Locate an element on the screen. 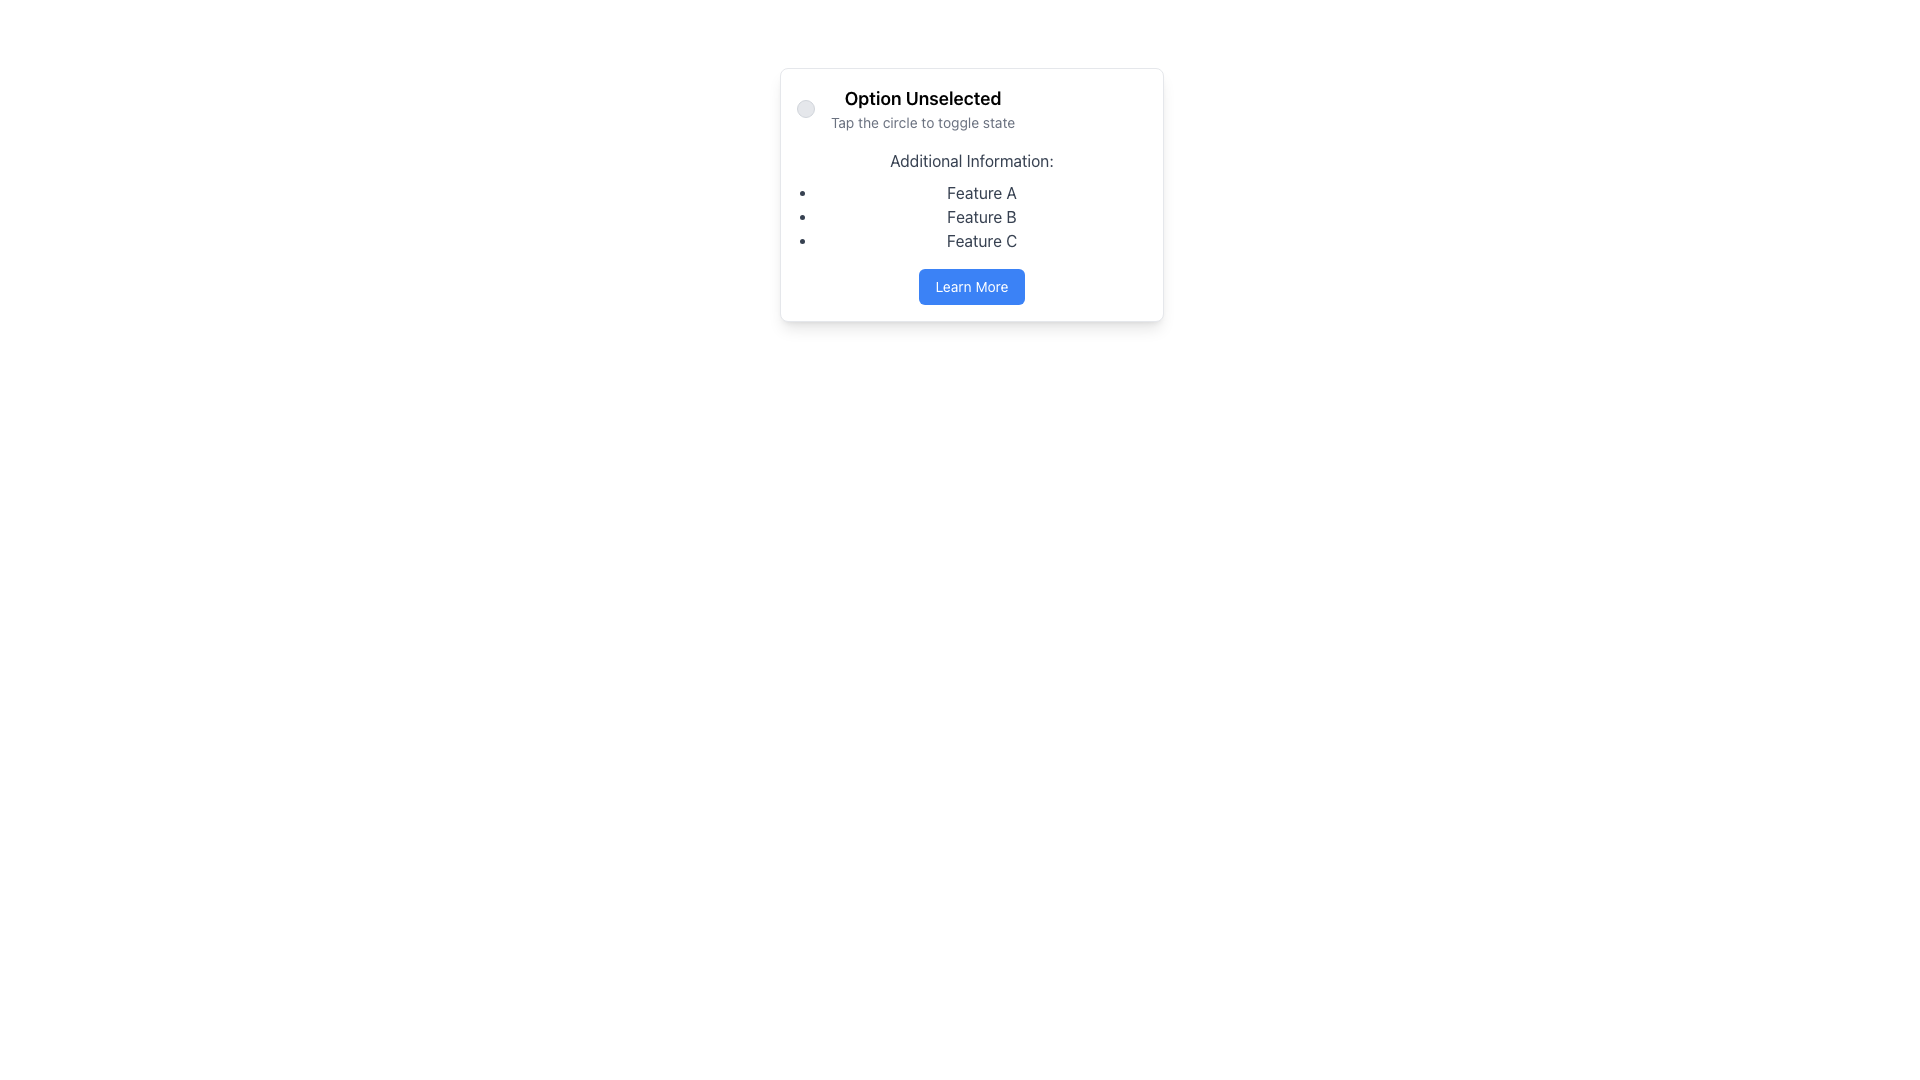  the label indicating the current option status, which displays 'Unselected' and is positioned above the sibling element containing the text 'Tap the circle to toggle state' is located at coordinates (922, 99).